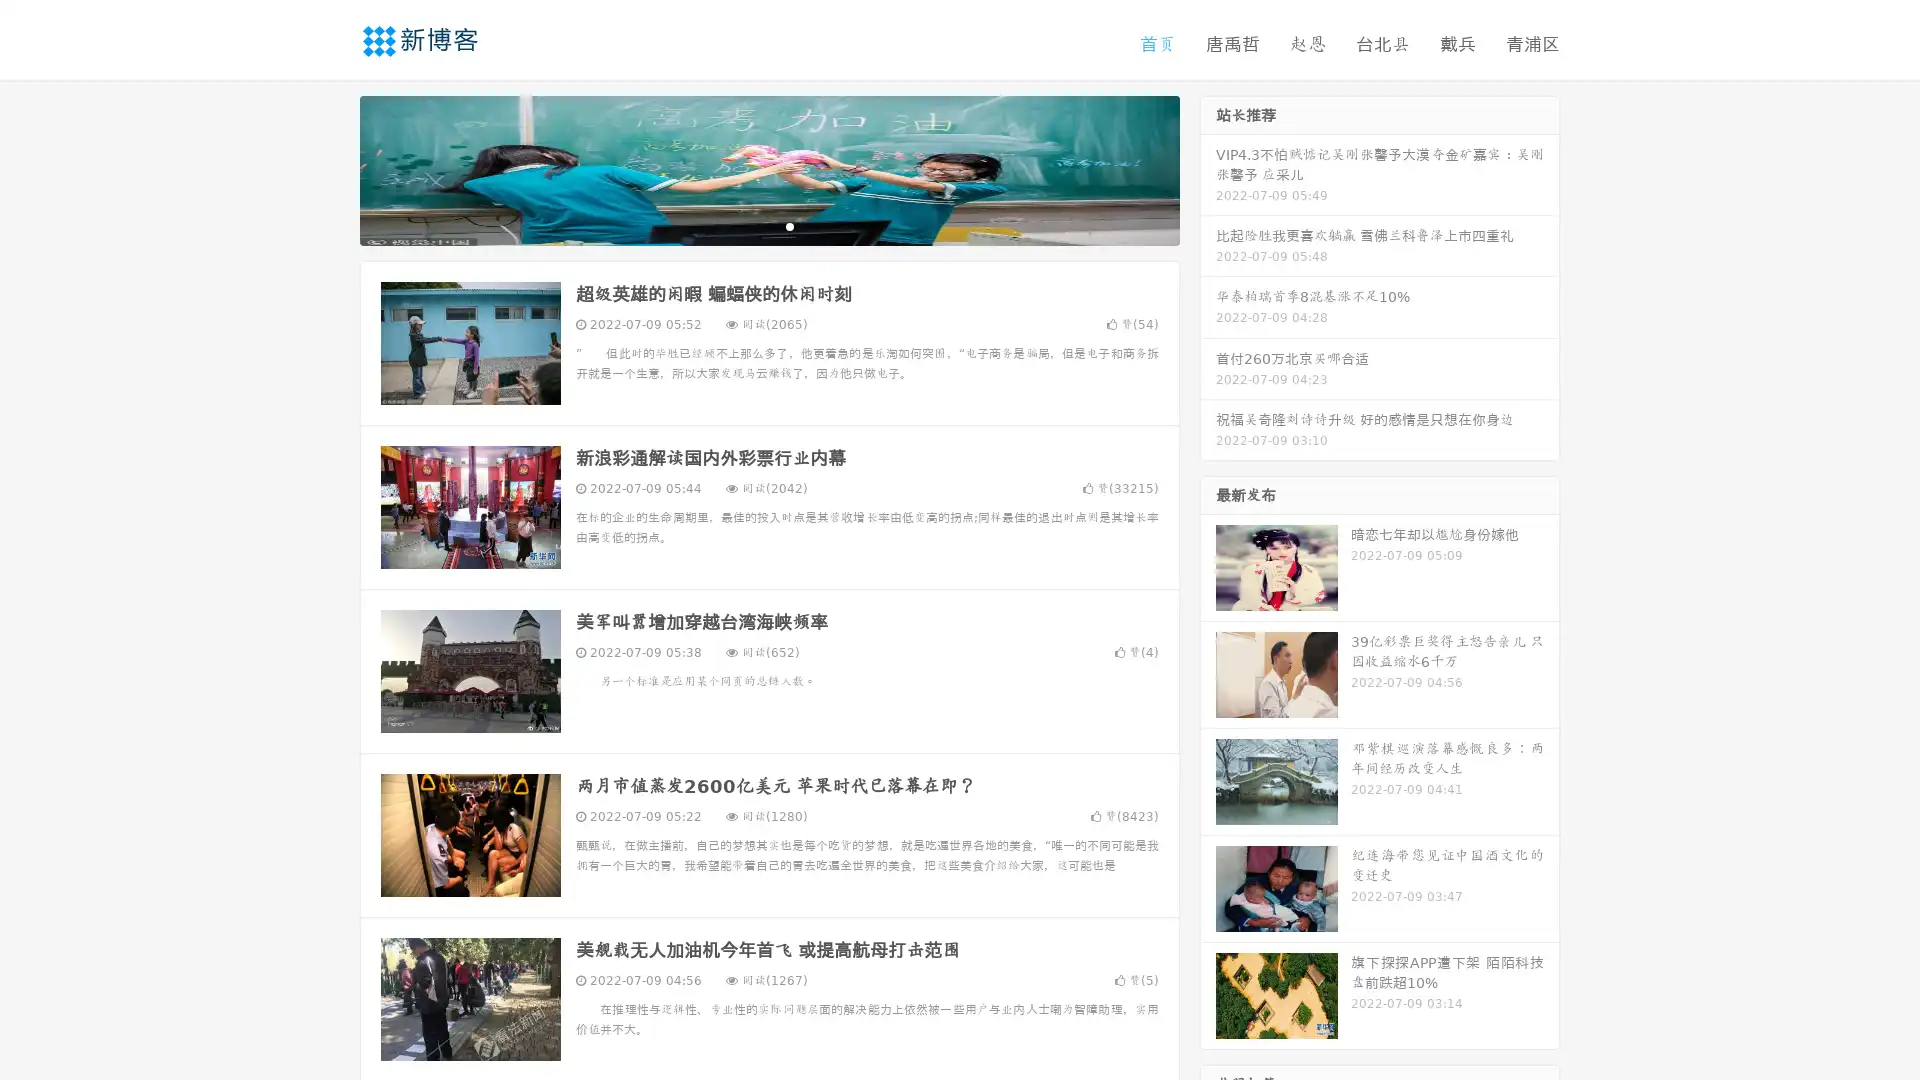 This screenshot has height=1080, width=1920. What do you see at coordinates (789, 225) in the screenshot?
I see `Go to slide 3` at bounding box center [789, 225].